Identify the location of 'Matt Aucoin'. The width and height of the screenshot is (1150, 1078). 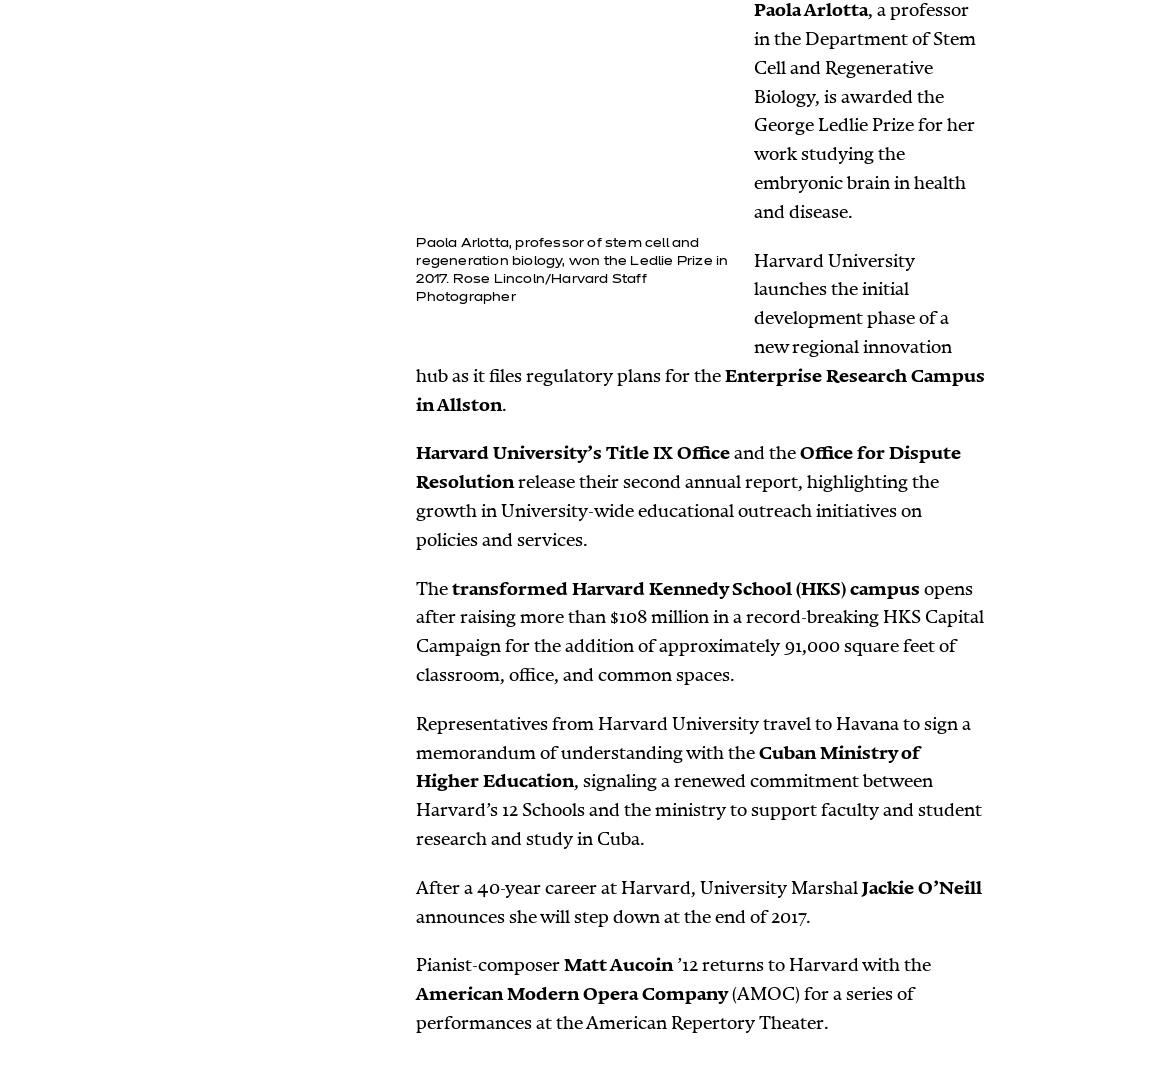
(563, 965).